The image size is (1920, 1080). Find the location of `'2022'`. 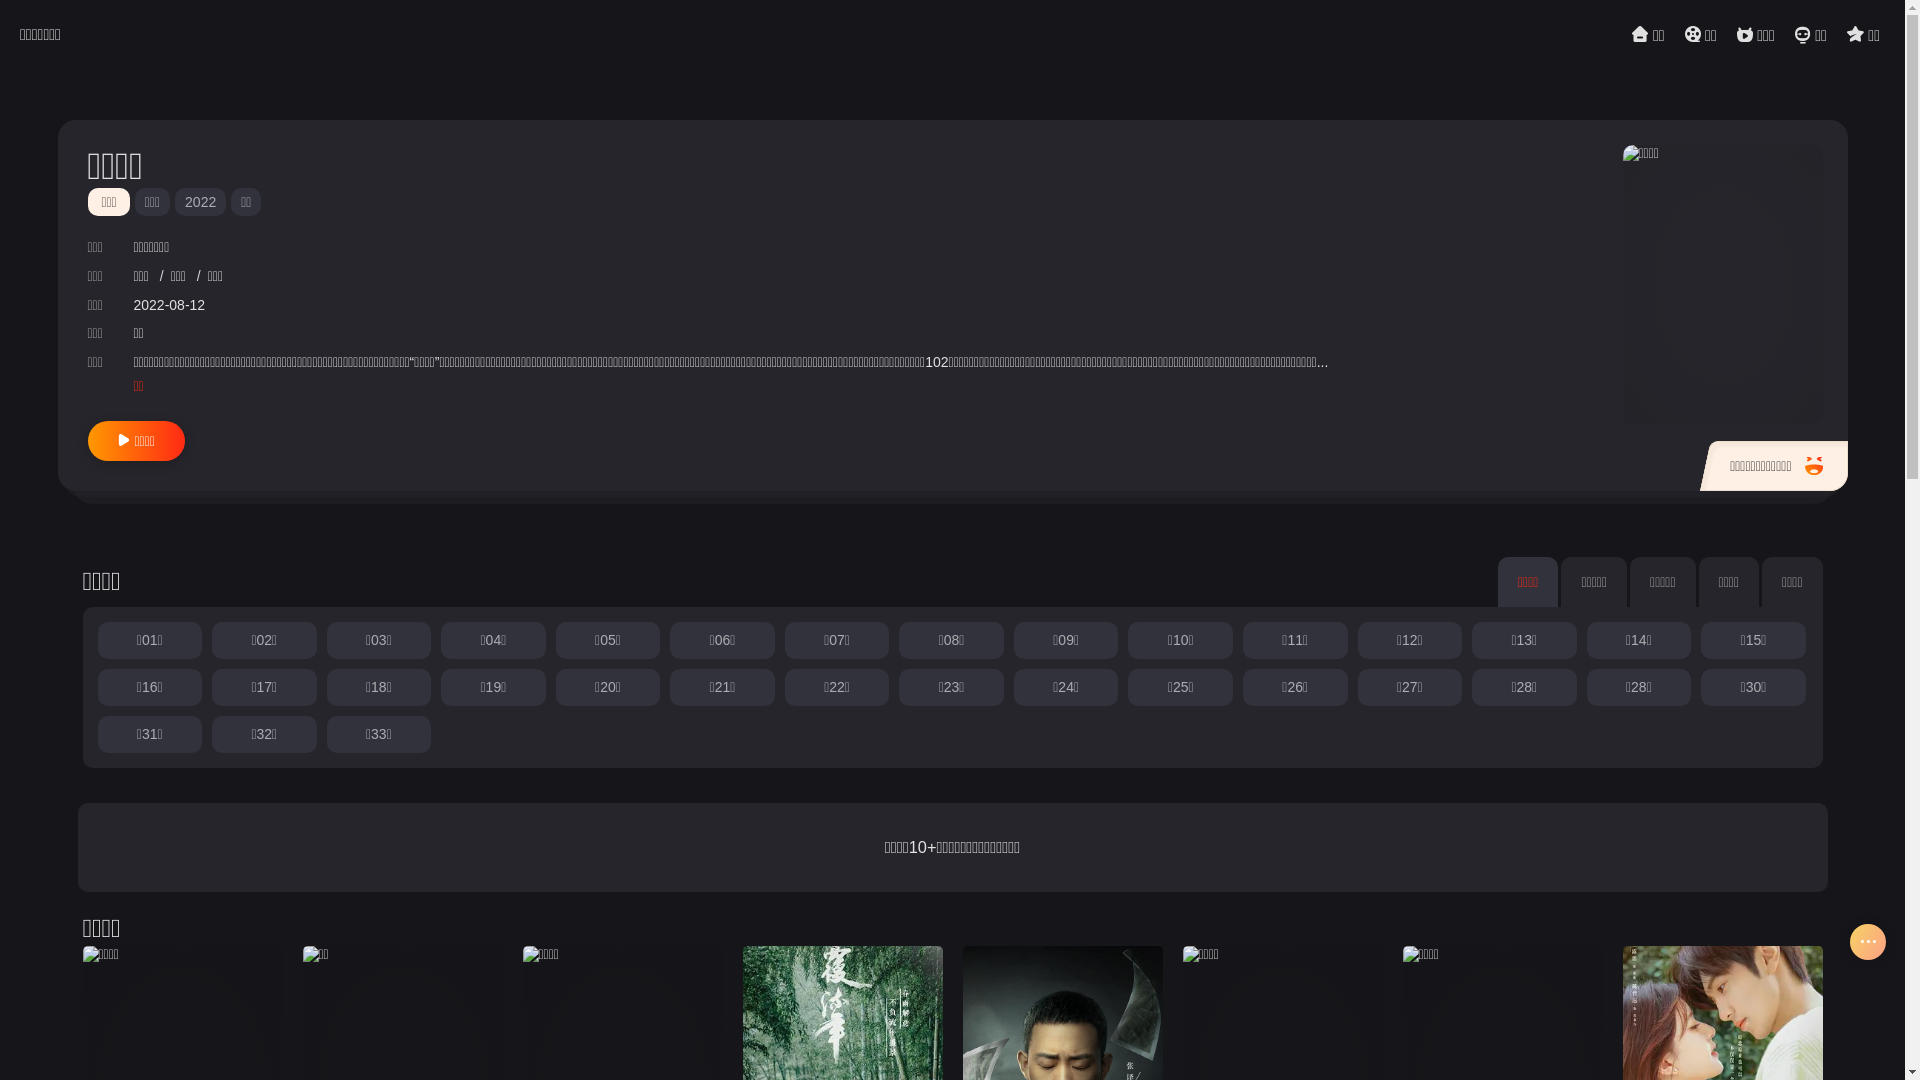

'2022' is located at coordinates (200, 201).